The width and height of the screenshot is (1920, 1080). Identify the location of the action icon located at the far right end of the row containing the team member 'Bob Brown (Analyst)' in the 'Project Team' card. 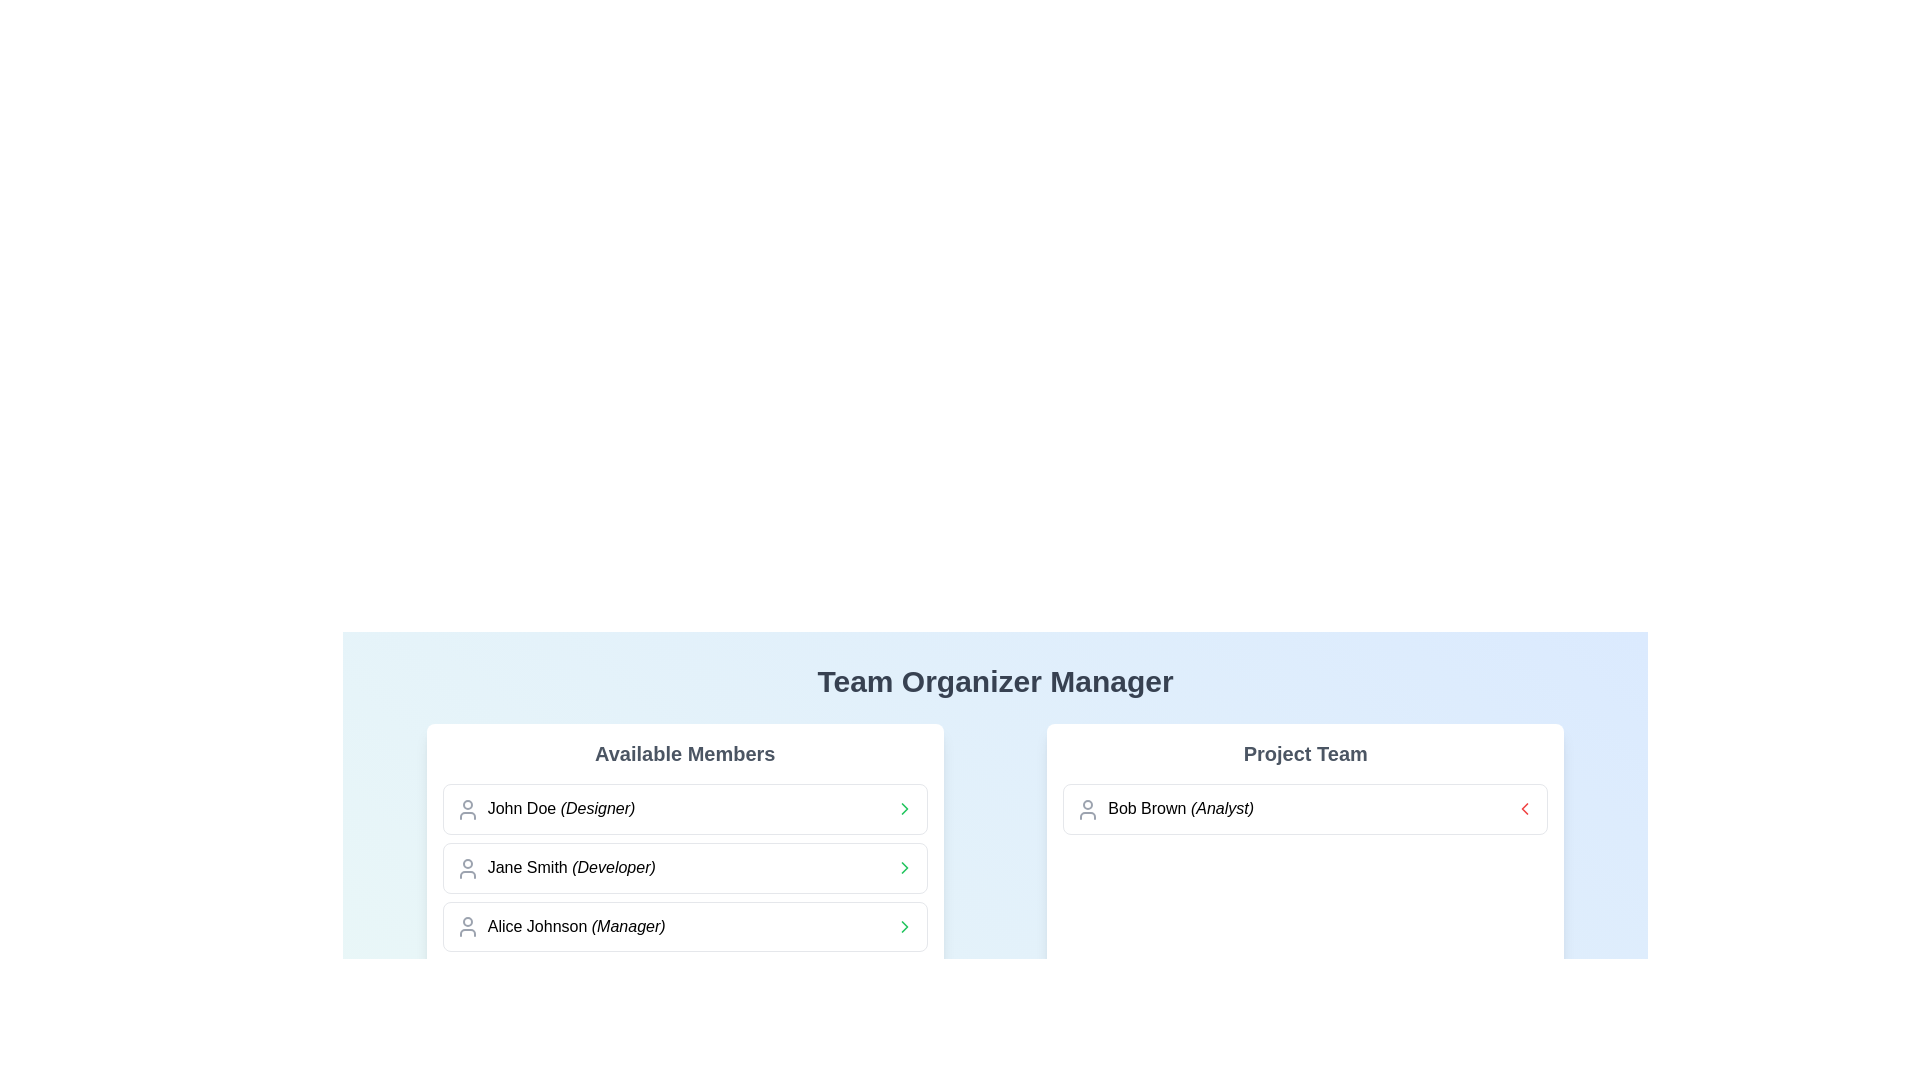
(1524, 808).